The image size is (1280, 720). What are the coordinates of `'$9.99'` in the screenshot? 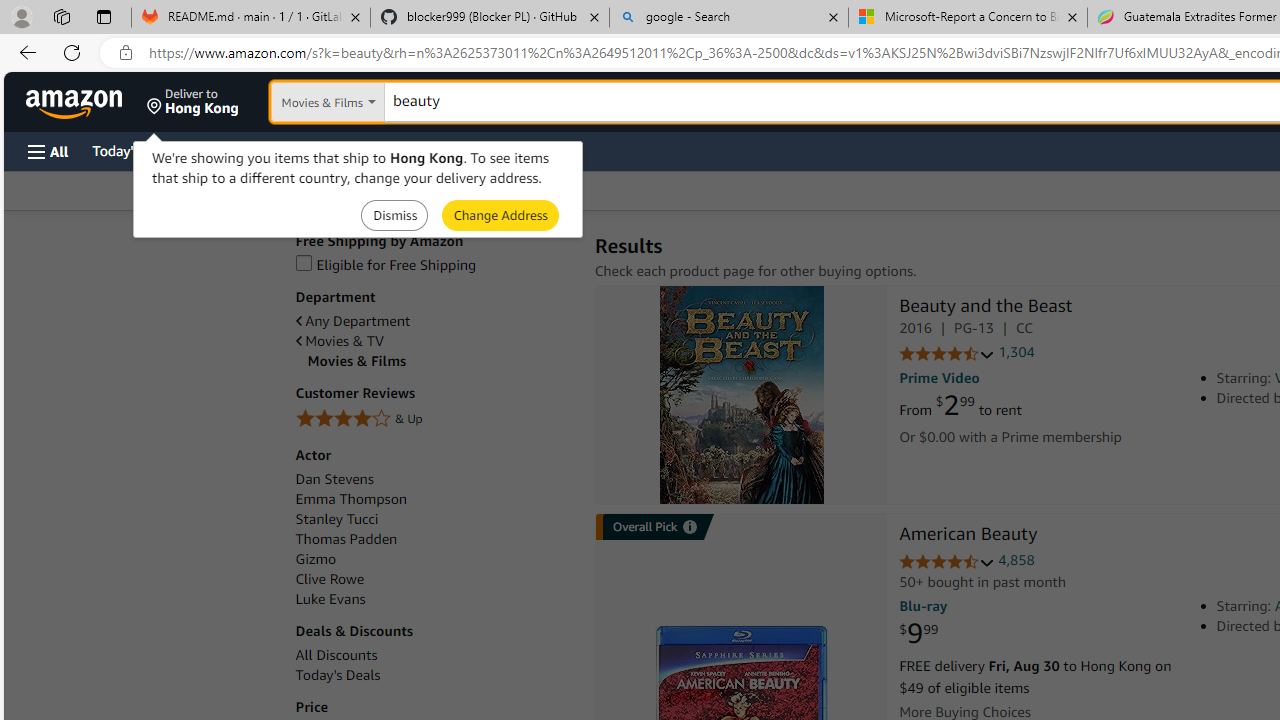 It's located at (918, 634).